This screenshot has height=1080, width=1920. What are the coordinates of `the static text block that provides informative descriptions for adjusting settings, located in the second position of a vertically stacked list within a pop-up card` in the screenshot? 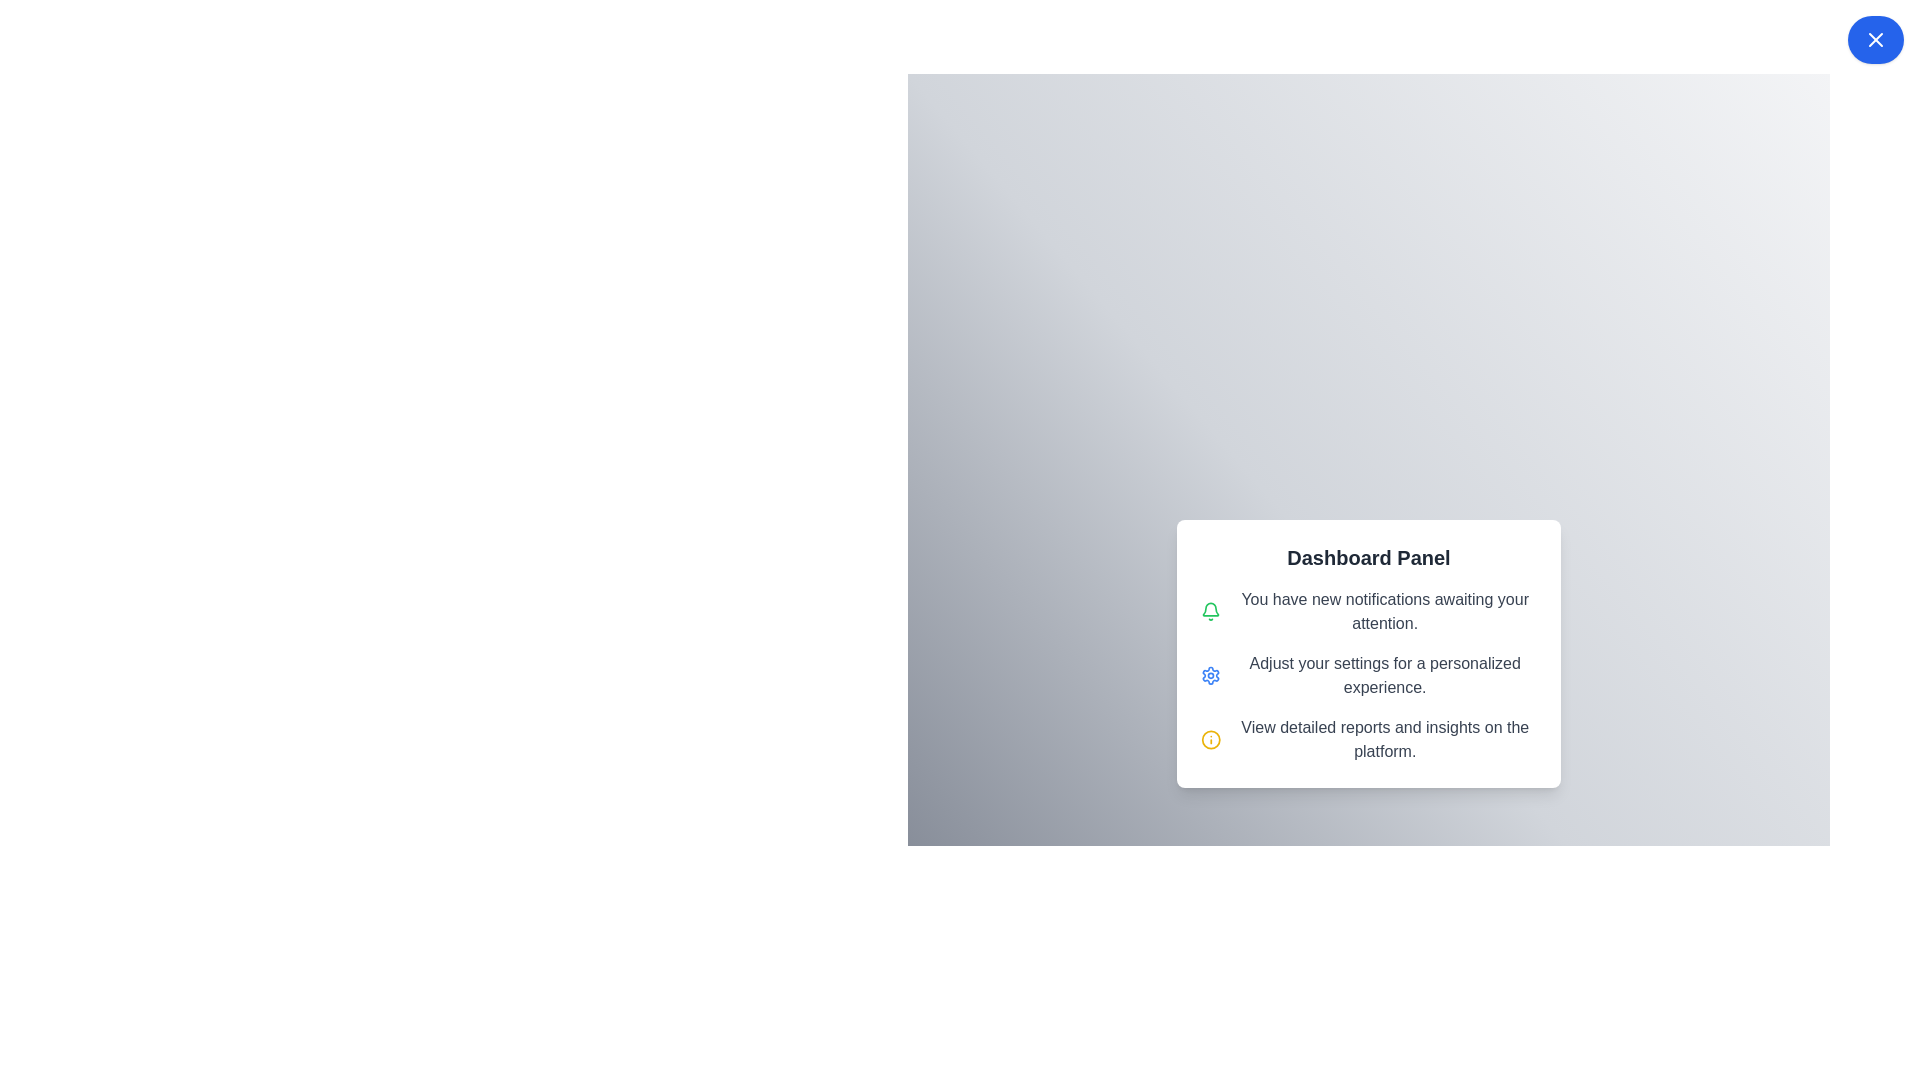 It's located at (1384, 675).